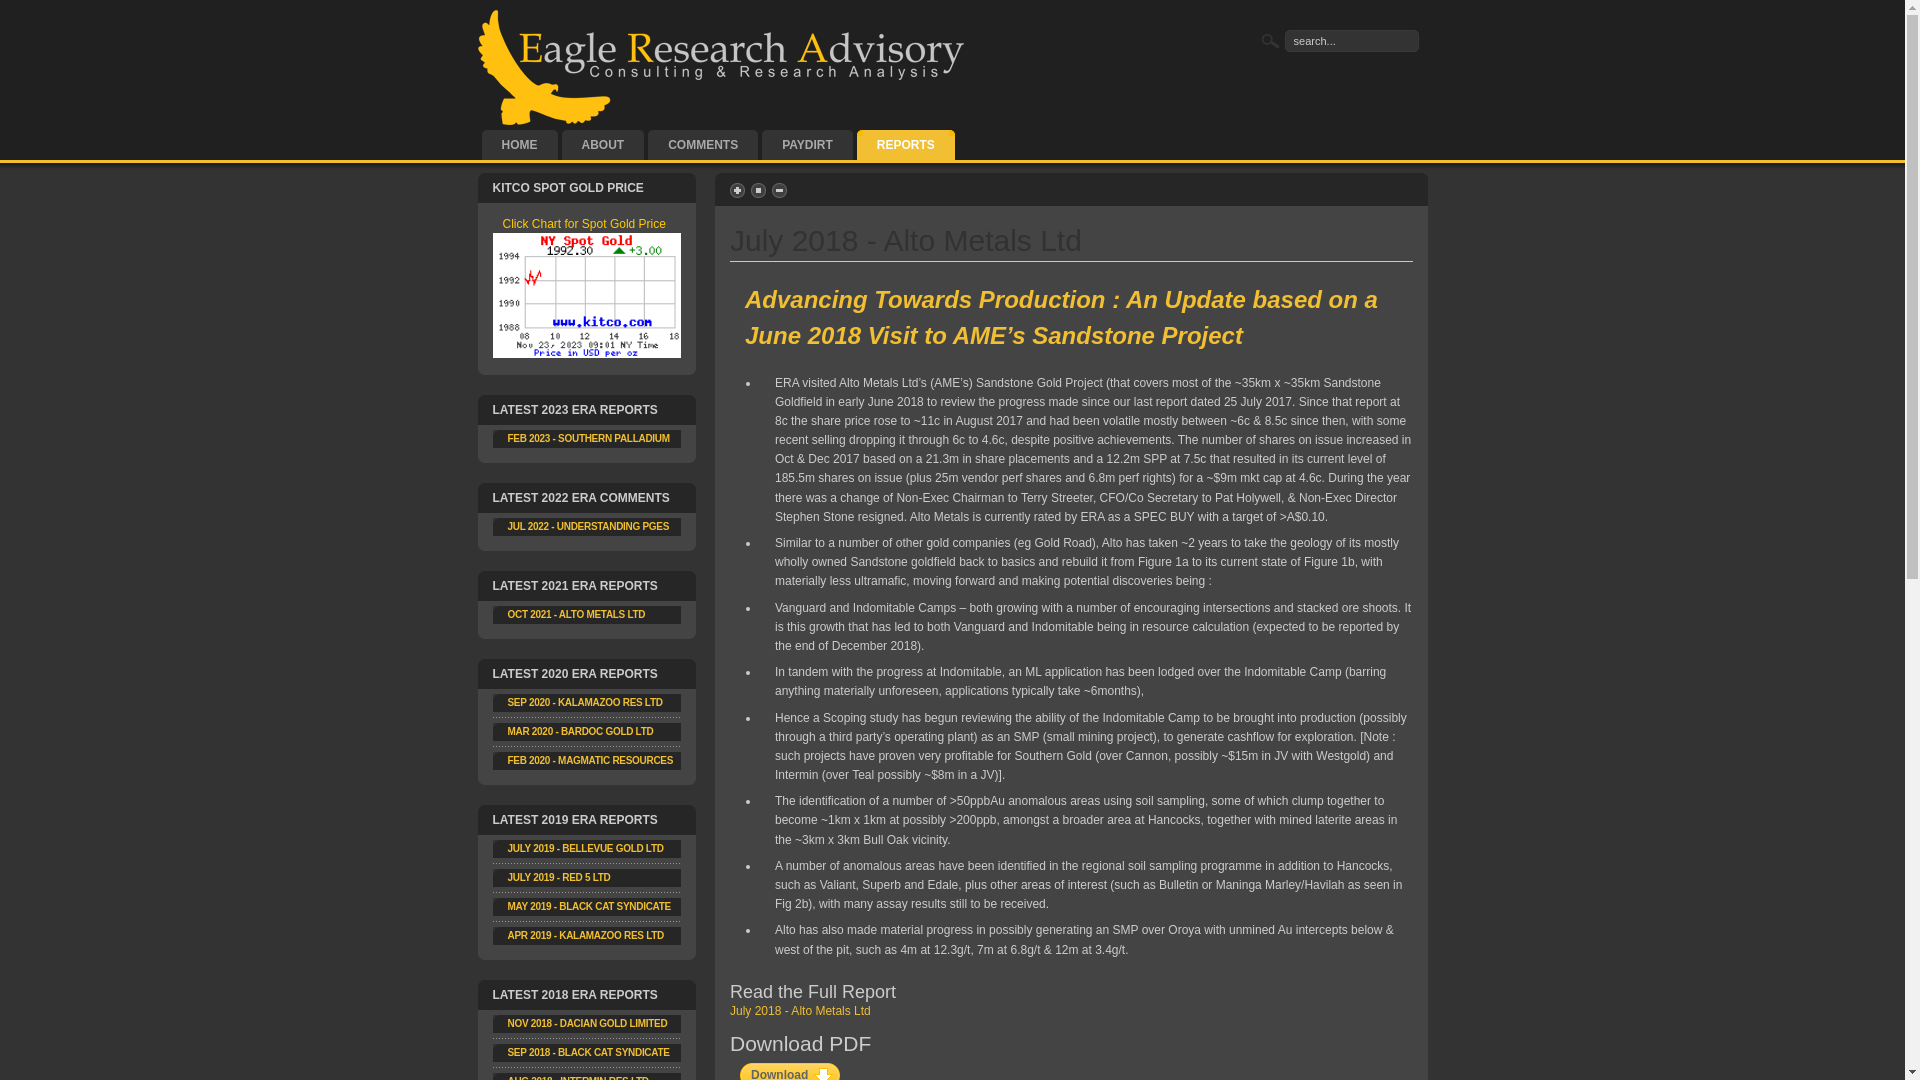 The height and width of the screenshot is (1080, 1920). What do you see at coordinates (780, 190) in the screenshot?
I see `'Decrease font size'` at bounding box center [780, 190].